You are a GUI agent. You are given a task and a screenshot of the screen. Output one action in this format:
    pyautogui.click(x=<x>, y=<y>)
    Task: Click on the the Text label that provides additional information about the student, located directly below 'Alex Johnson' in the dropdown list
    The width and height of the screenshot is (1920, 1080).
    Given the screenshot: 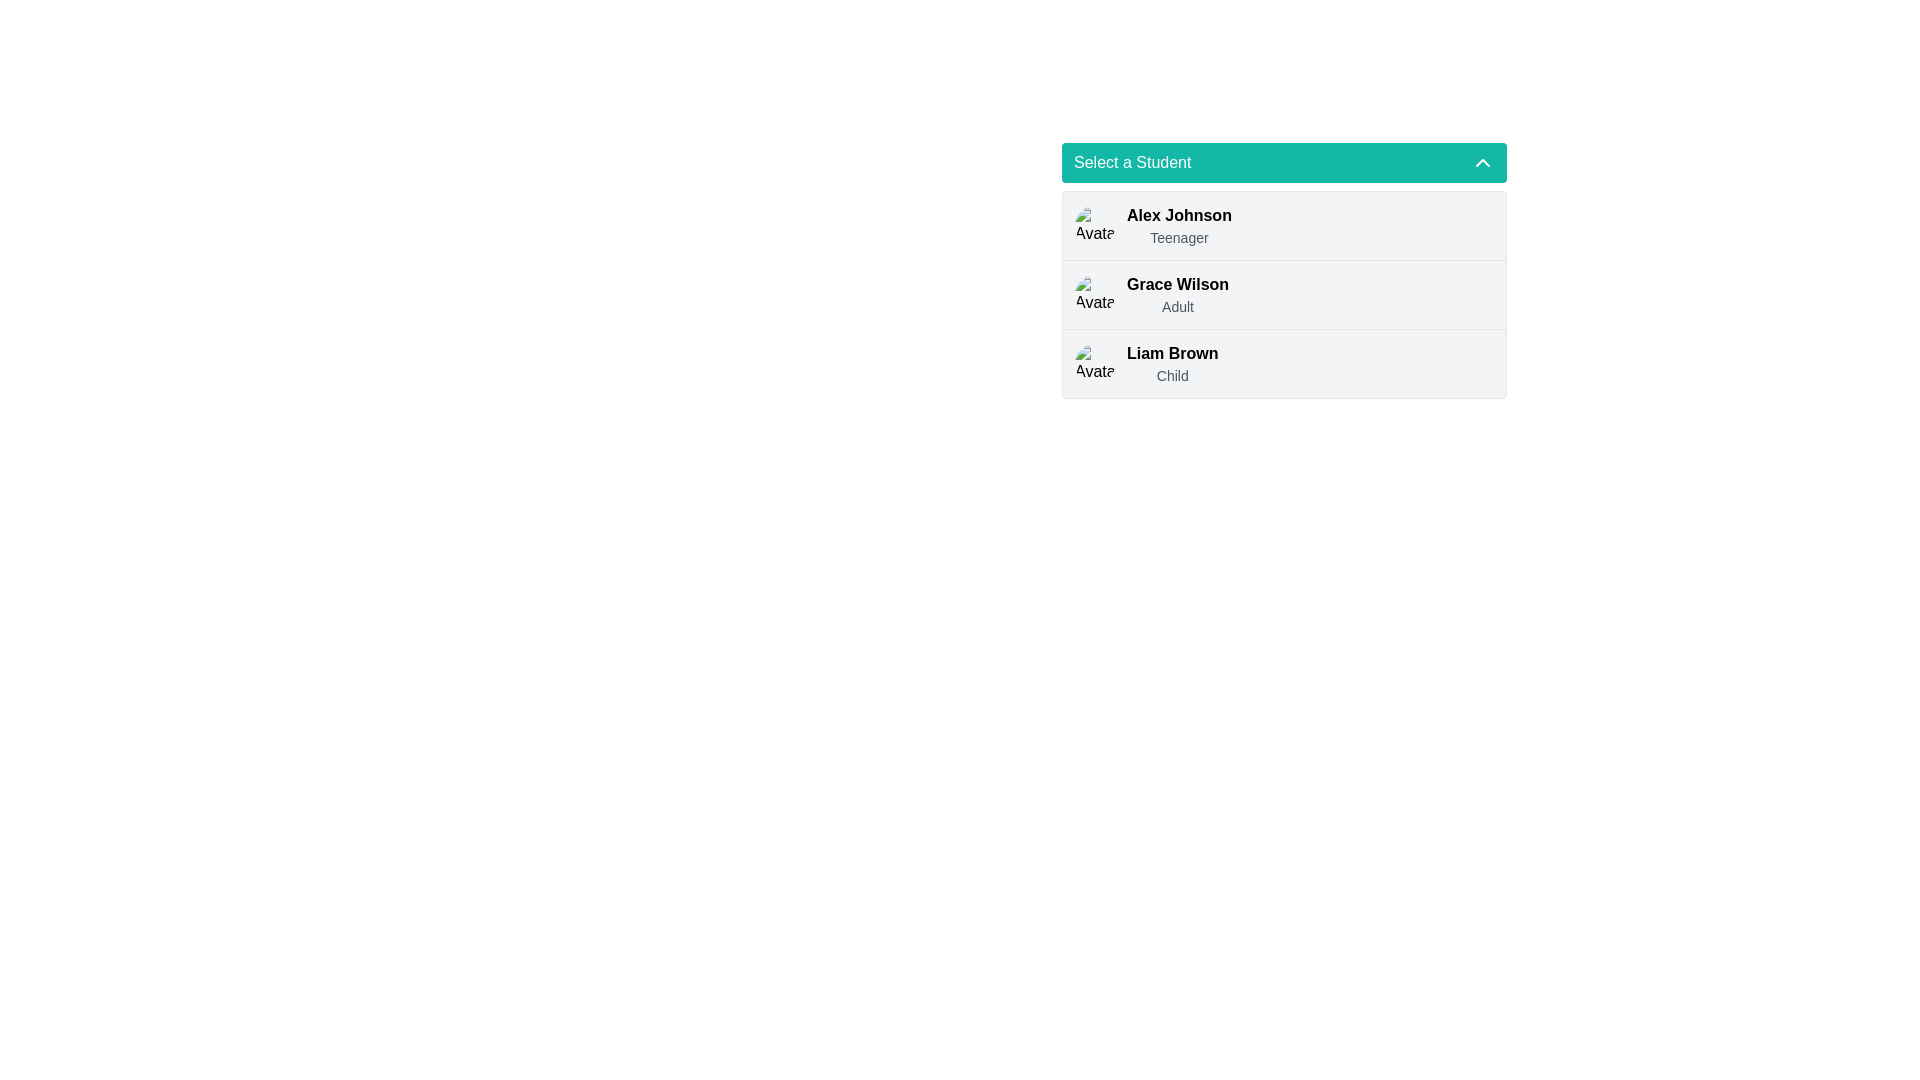 What is the action you would take?
    pyautogui.click(x=1179, y=237)
    